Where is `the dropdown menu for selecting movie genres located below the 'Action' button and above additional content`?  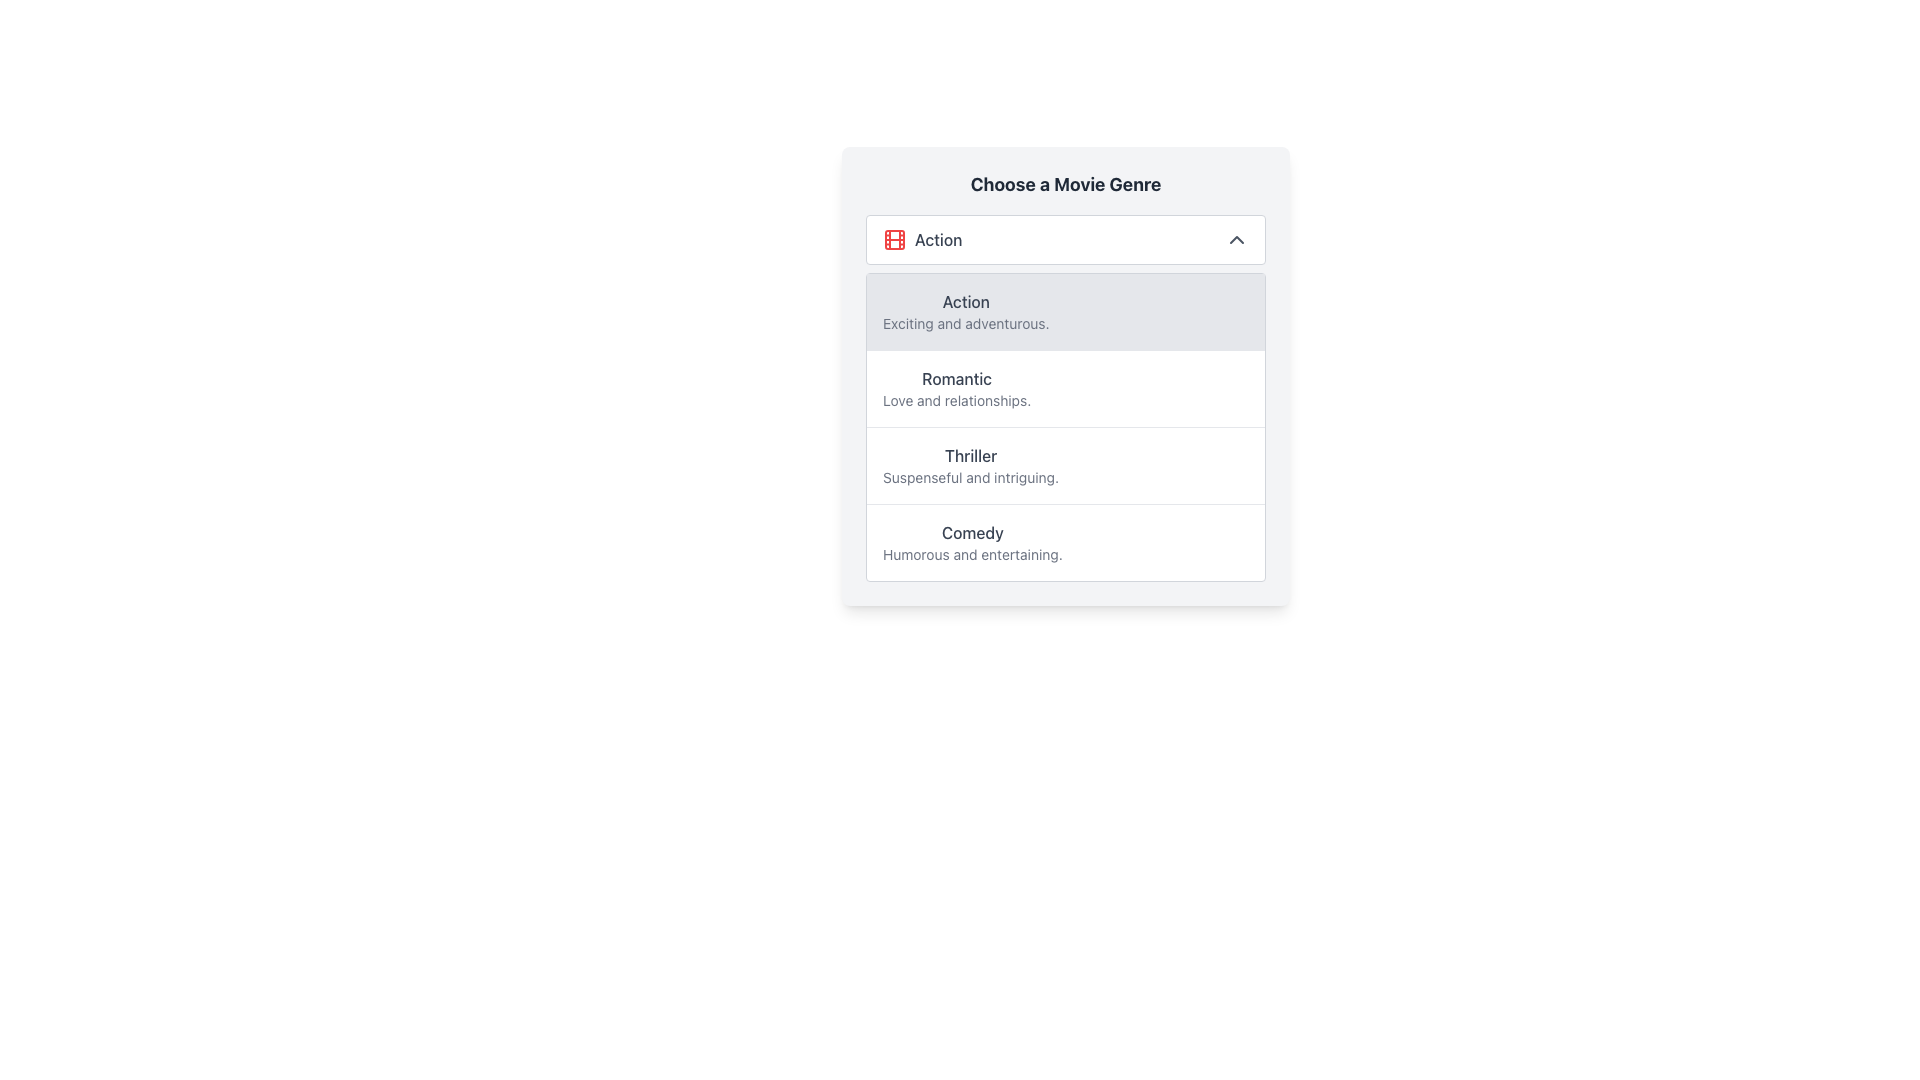
the dropdown menu for selecting movie genres located below the 'Action' button and above additional content is located at coordinates (1064, 426).